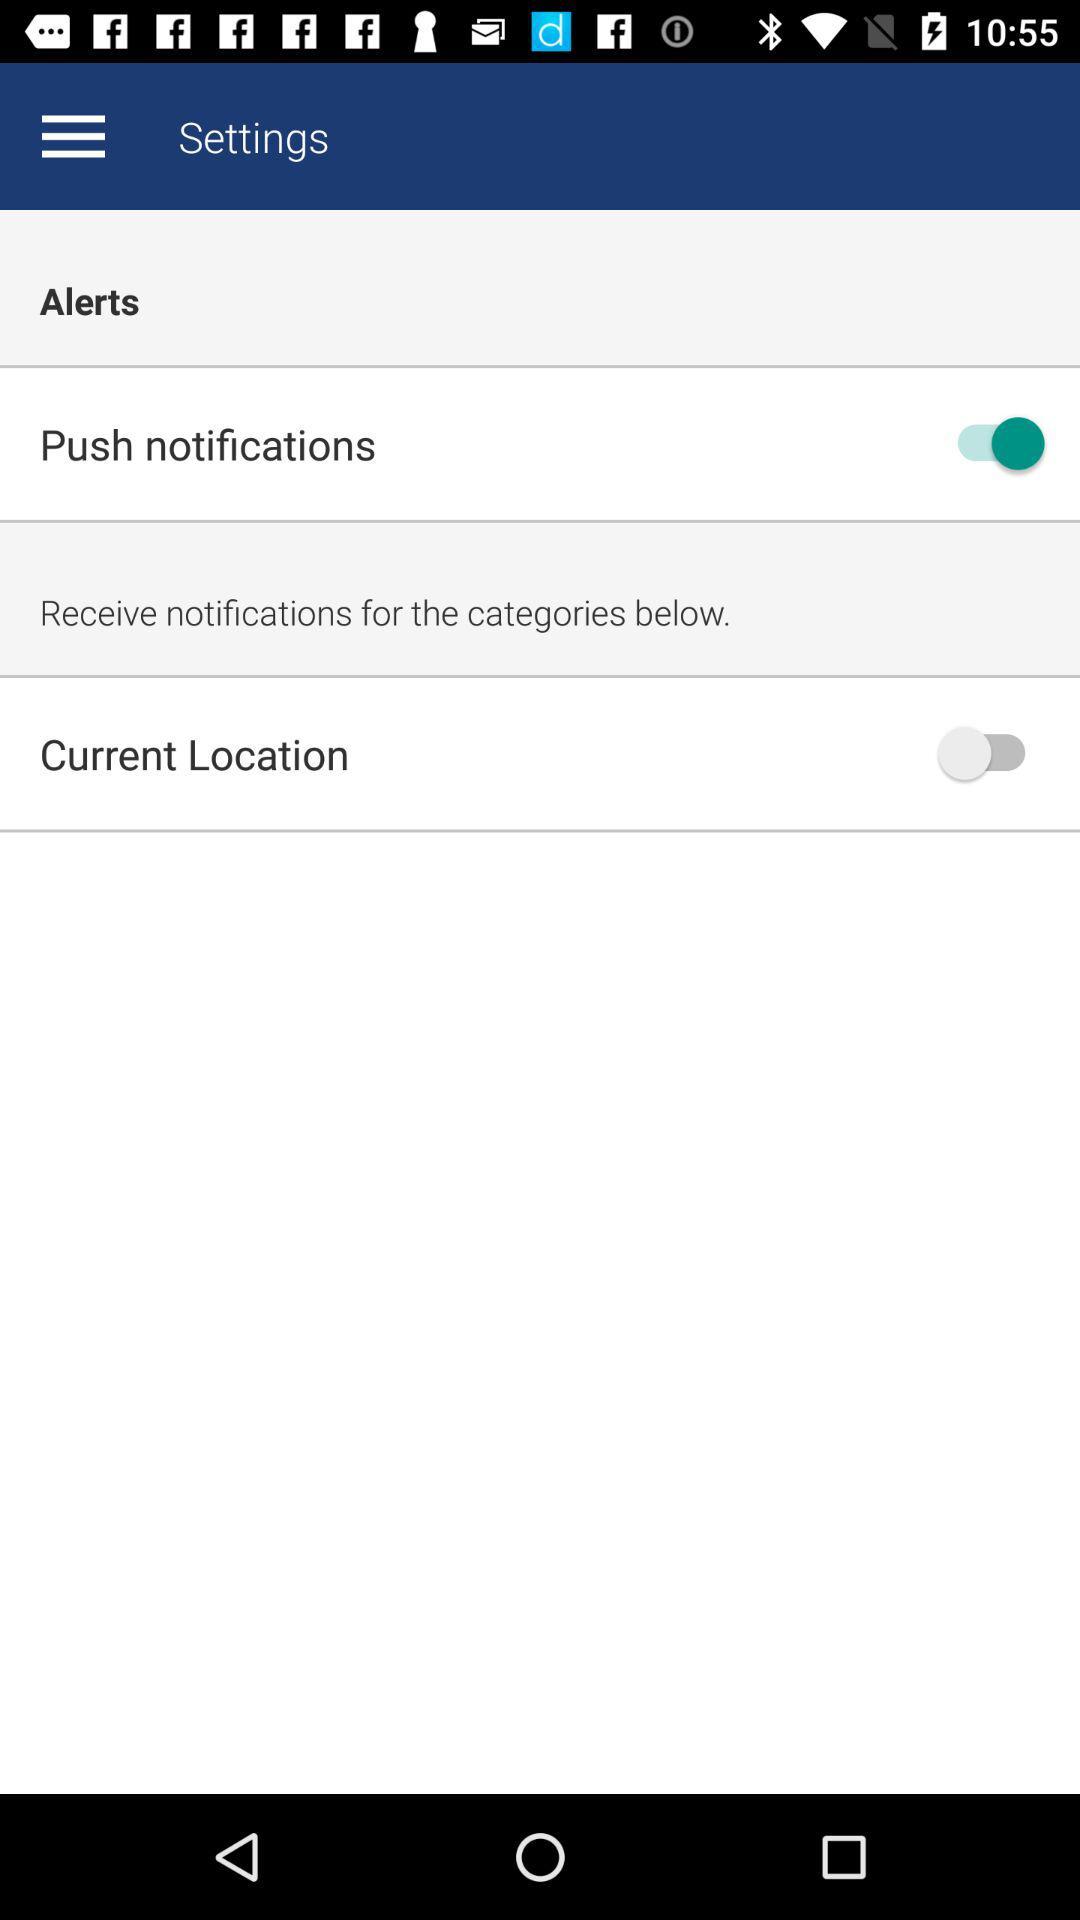 The height and width of the screenshot is (1920, 1080). What do you see at coordinates (991, 752) in the screenshot?
I see `enable current location` at bounding box center [991, 752].